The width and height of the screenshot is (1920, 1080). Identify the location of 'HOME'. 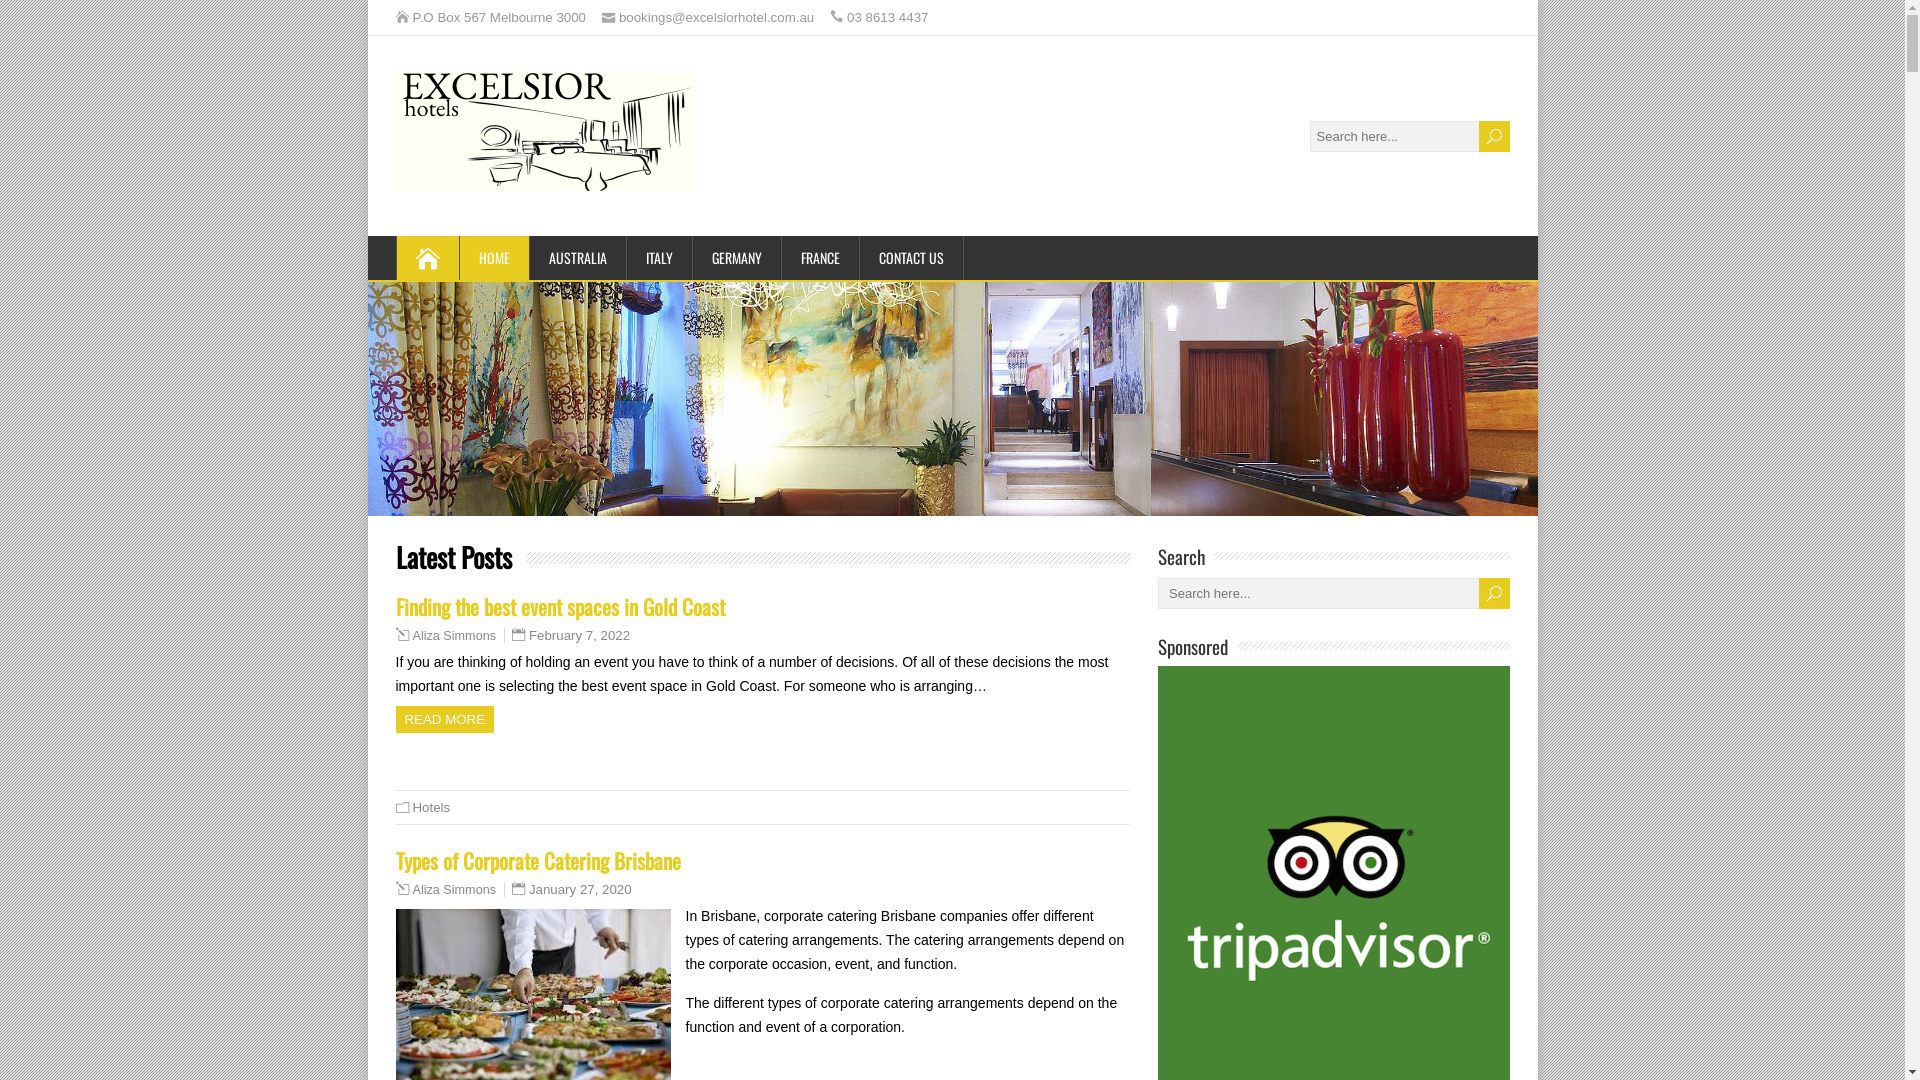
(494, 257).